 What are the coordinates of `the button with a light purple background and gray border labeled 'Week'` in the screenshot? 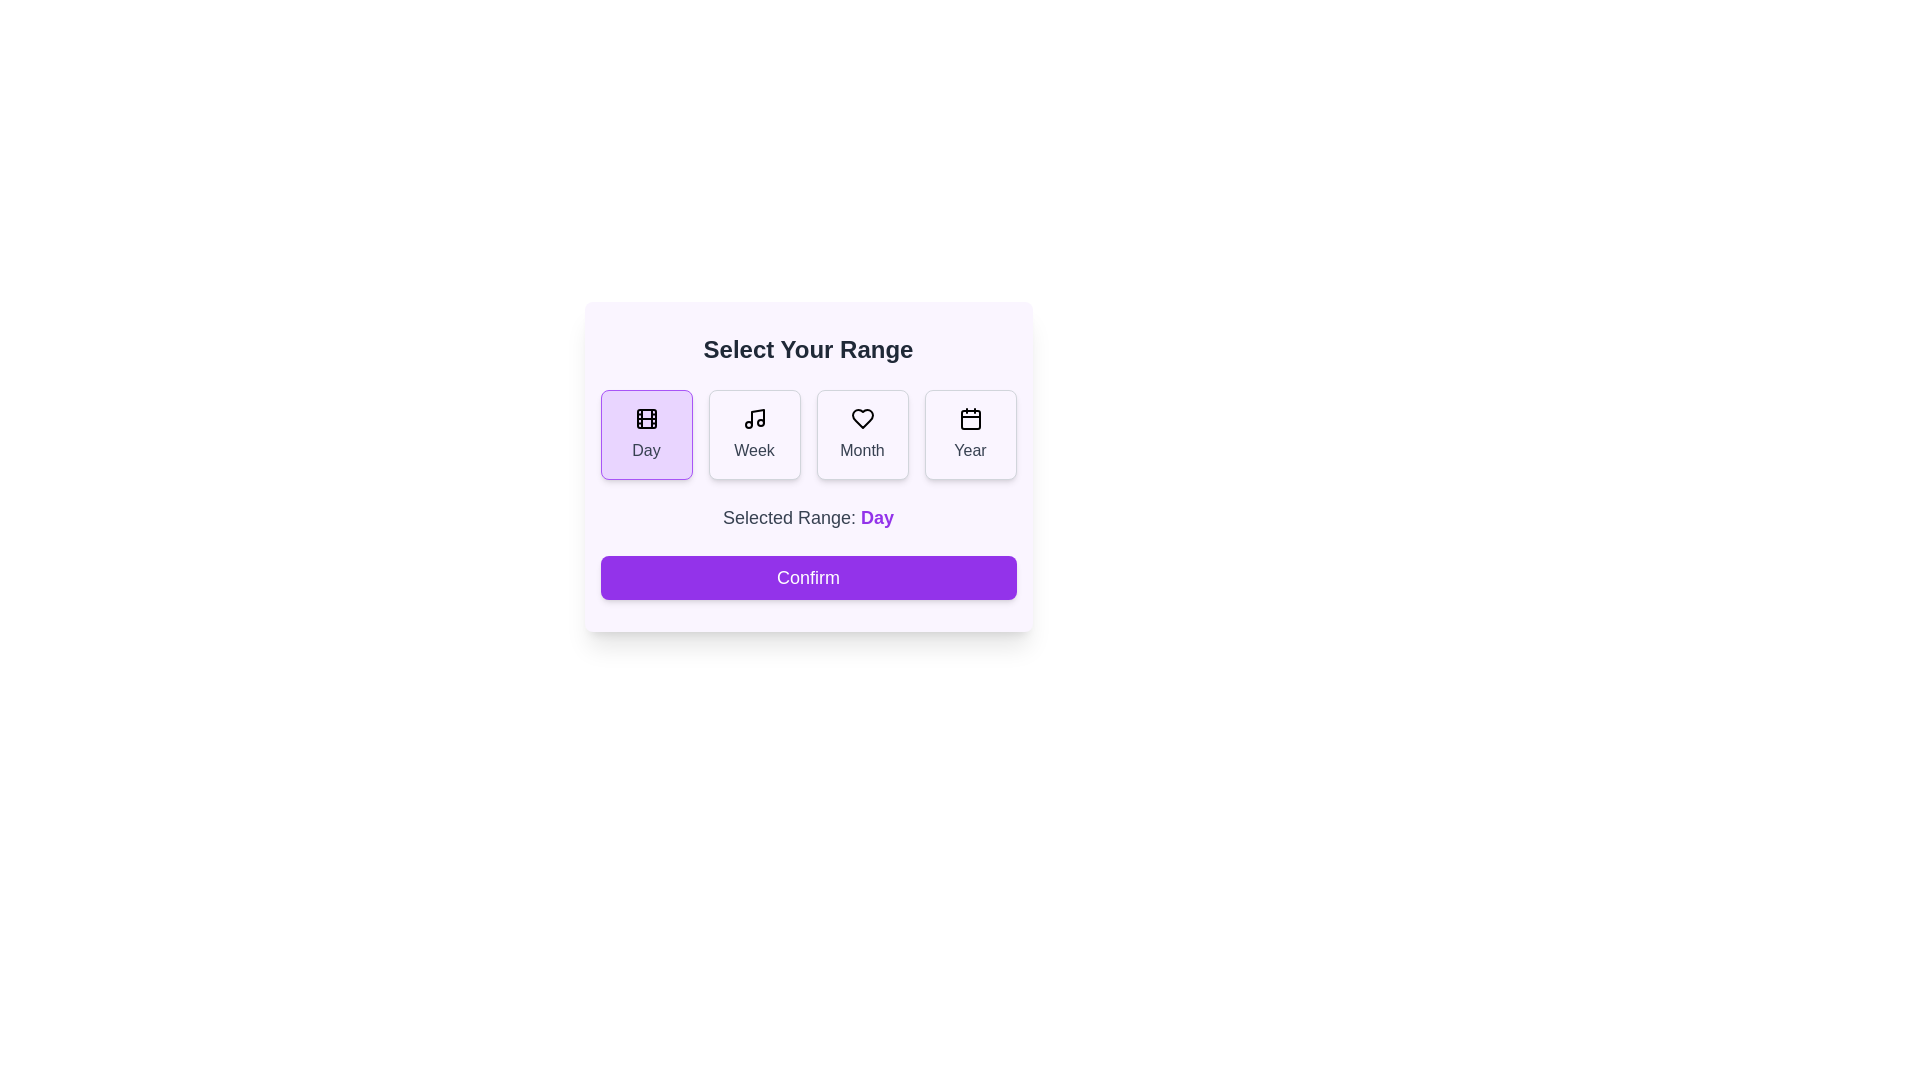 It's located at (753, 434).